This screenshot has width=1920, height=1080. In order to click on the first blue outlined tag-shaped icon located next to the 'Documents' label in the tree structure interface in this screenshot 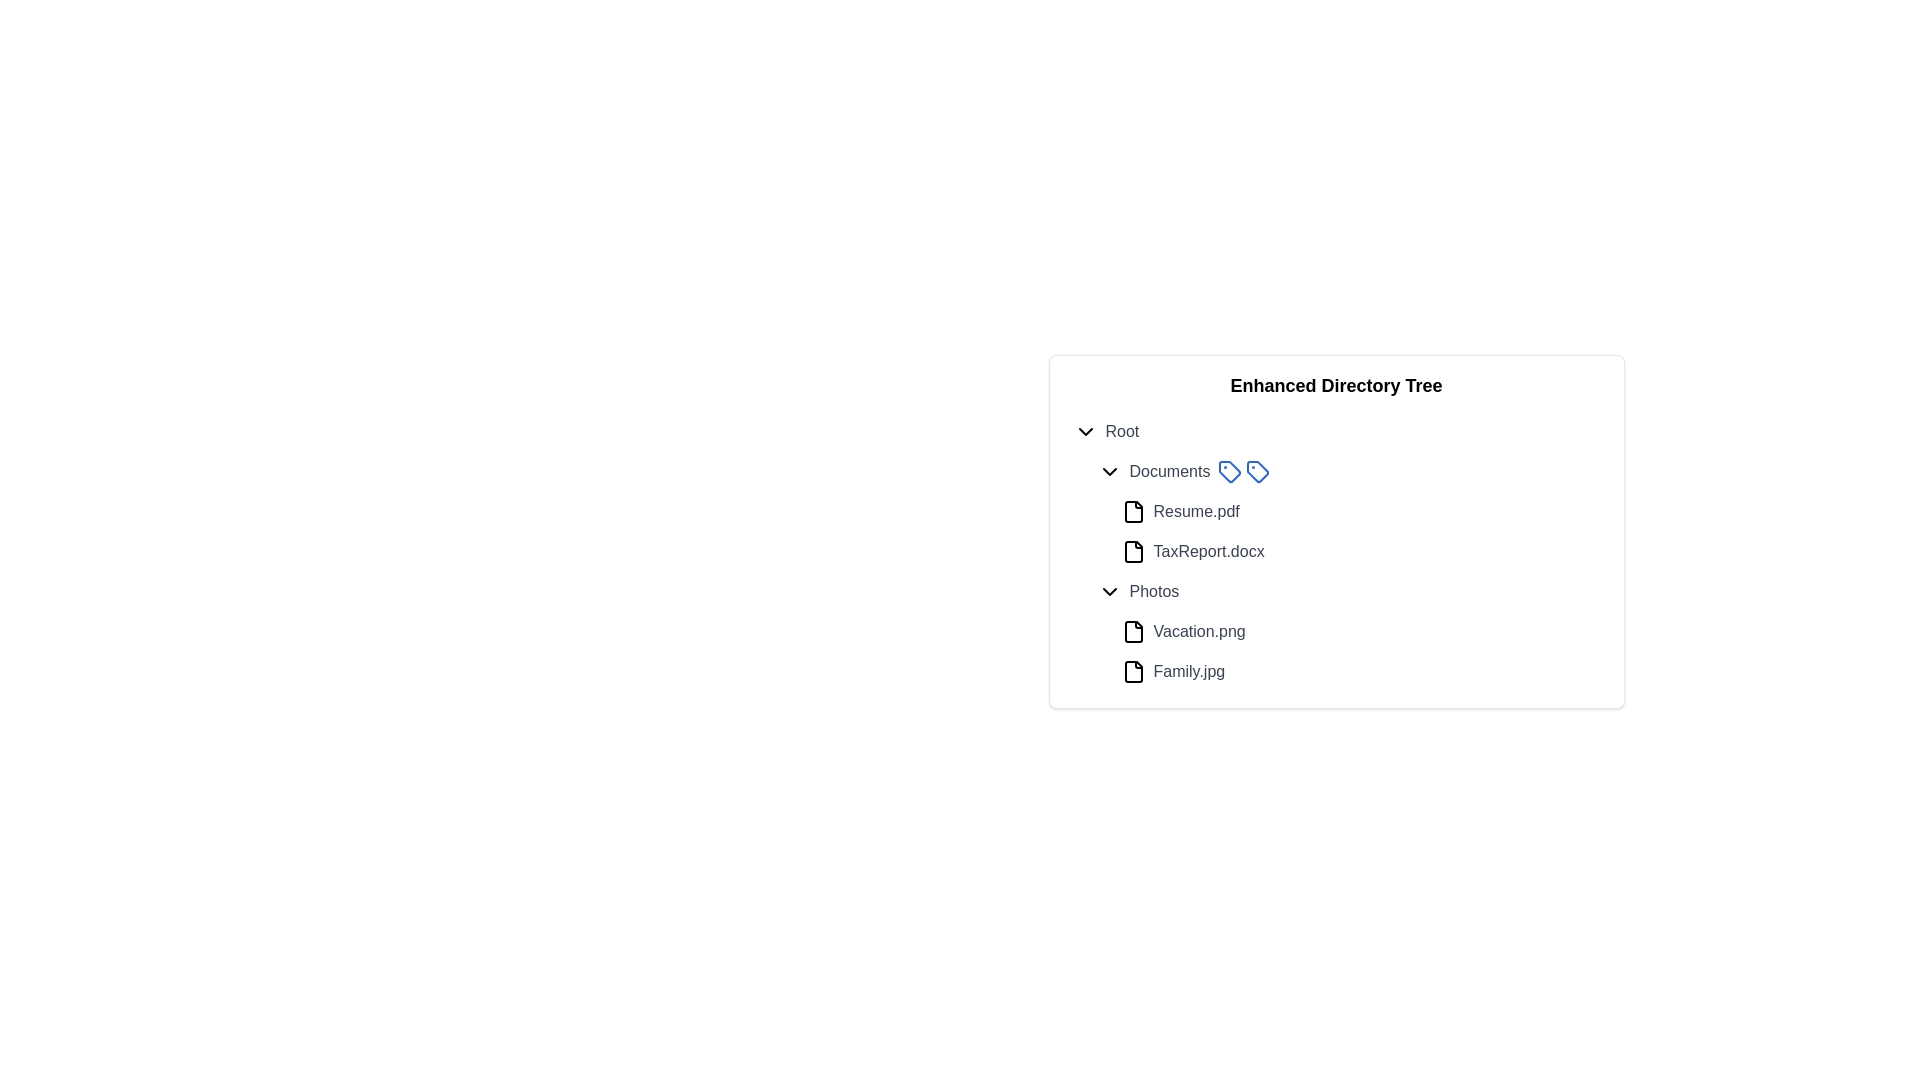, I will do `click(1229, 471)`.